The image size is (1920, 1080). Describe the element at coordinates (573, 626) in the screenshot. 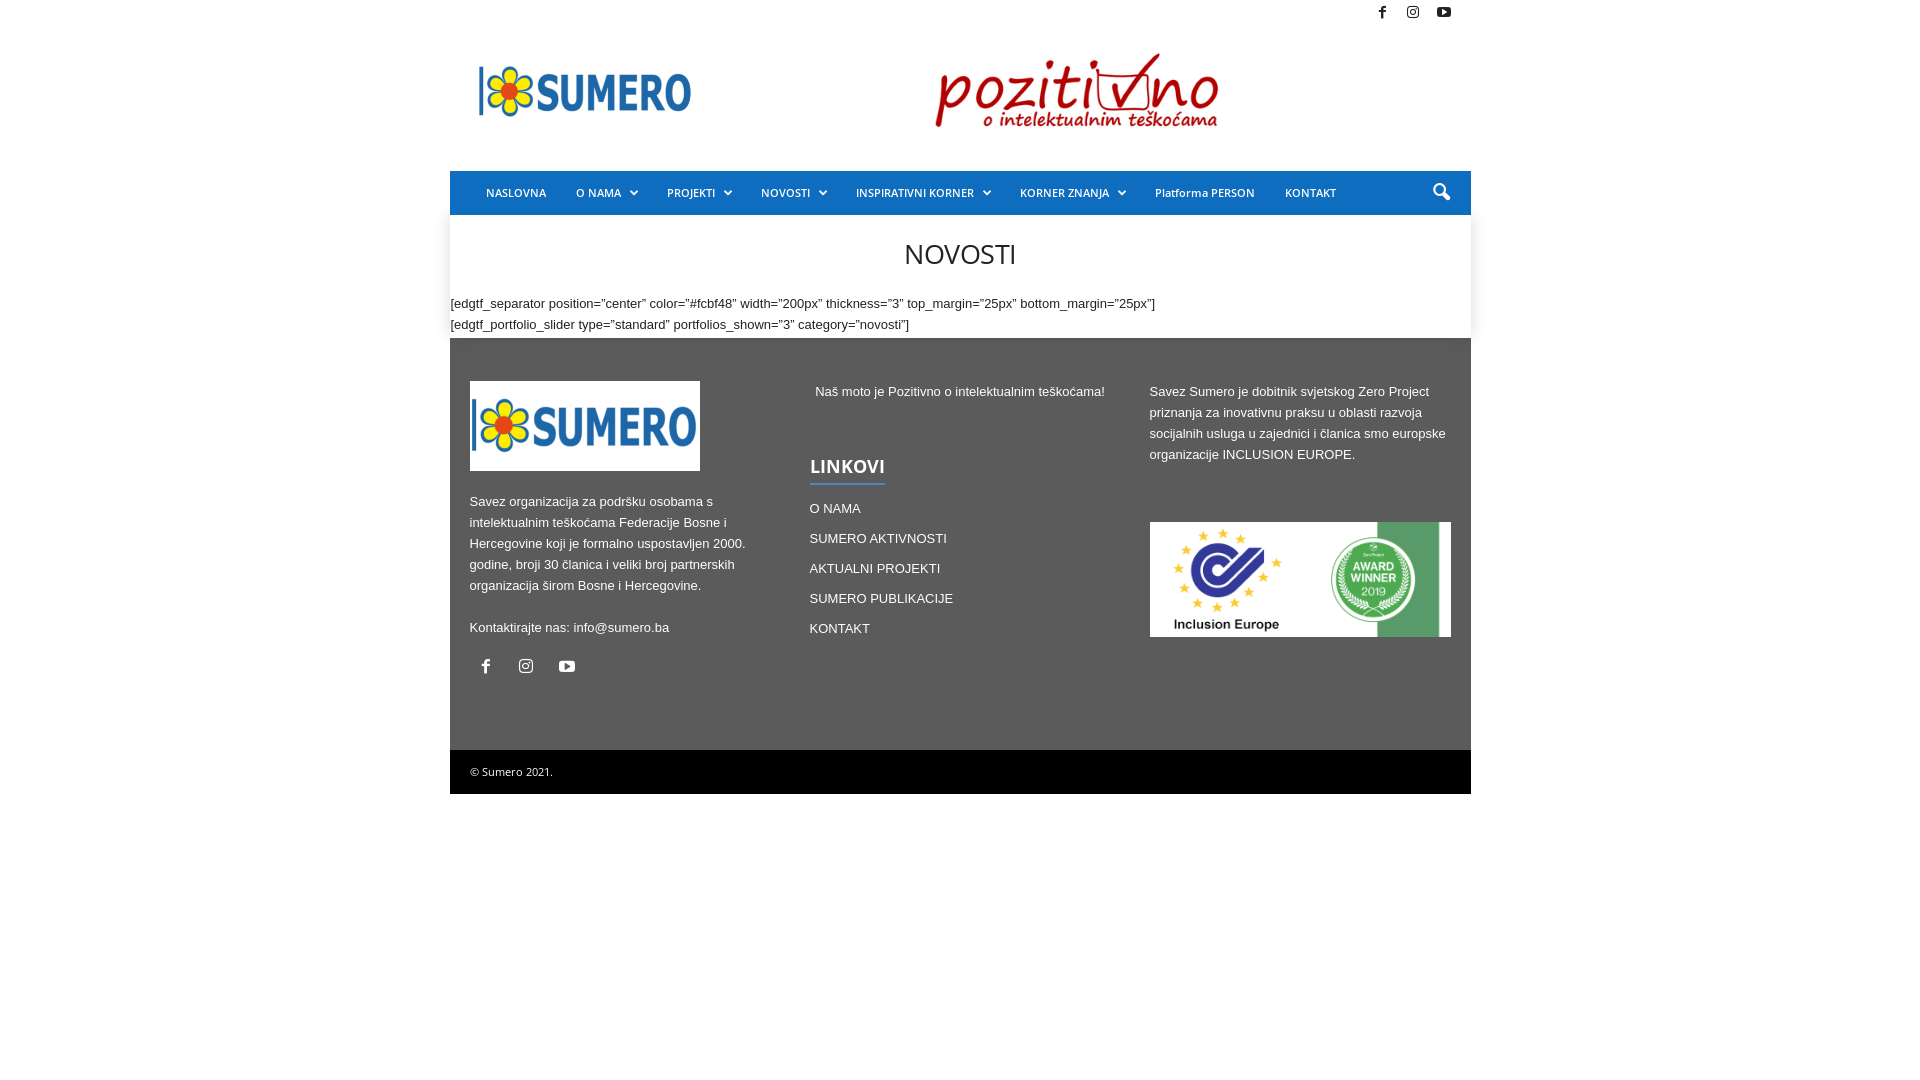

I see `'info@sumero.ba'` at that location.